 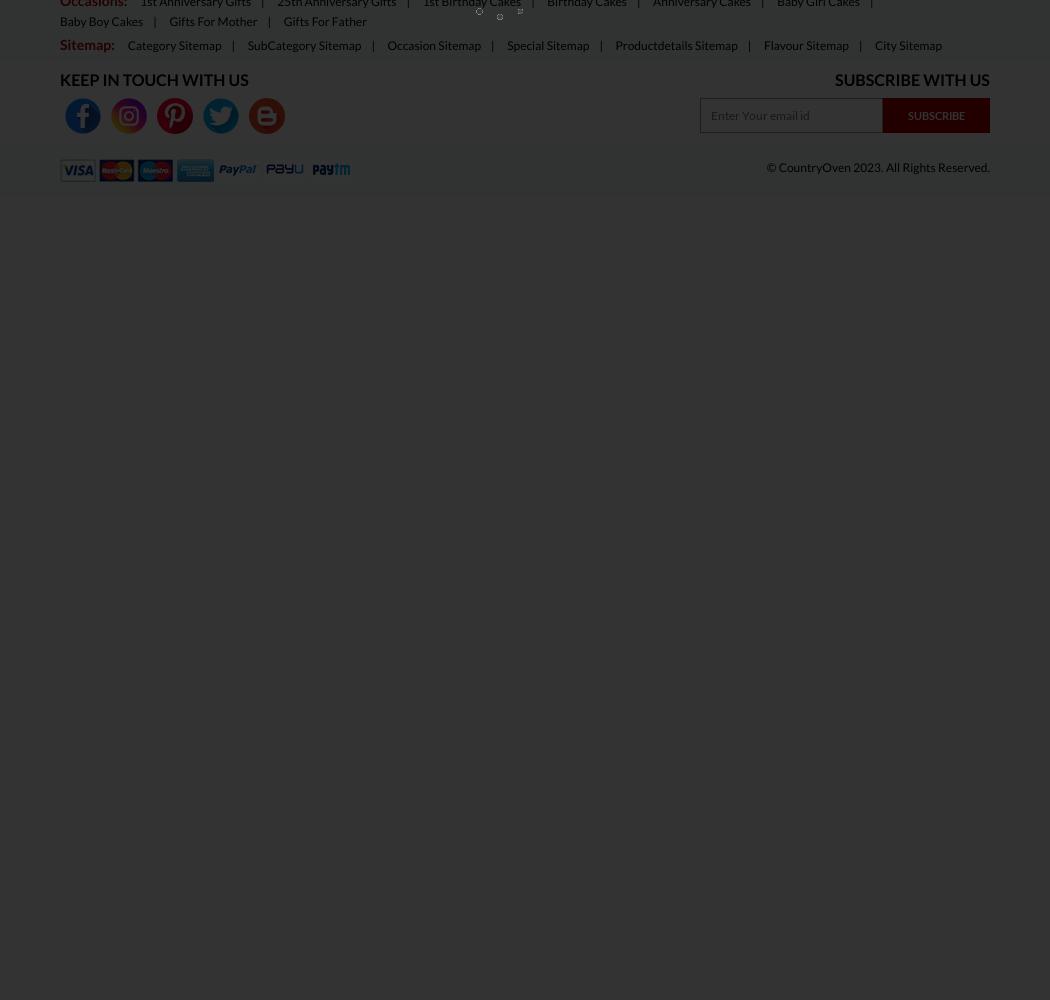 What do you see at coordinates (246, 45) in the screenshot?
I see `'SubCategory Sitemap'` at bounding box center [246, 45].